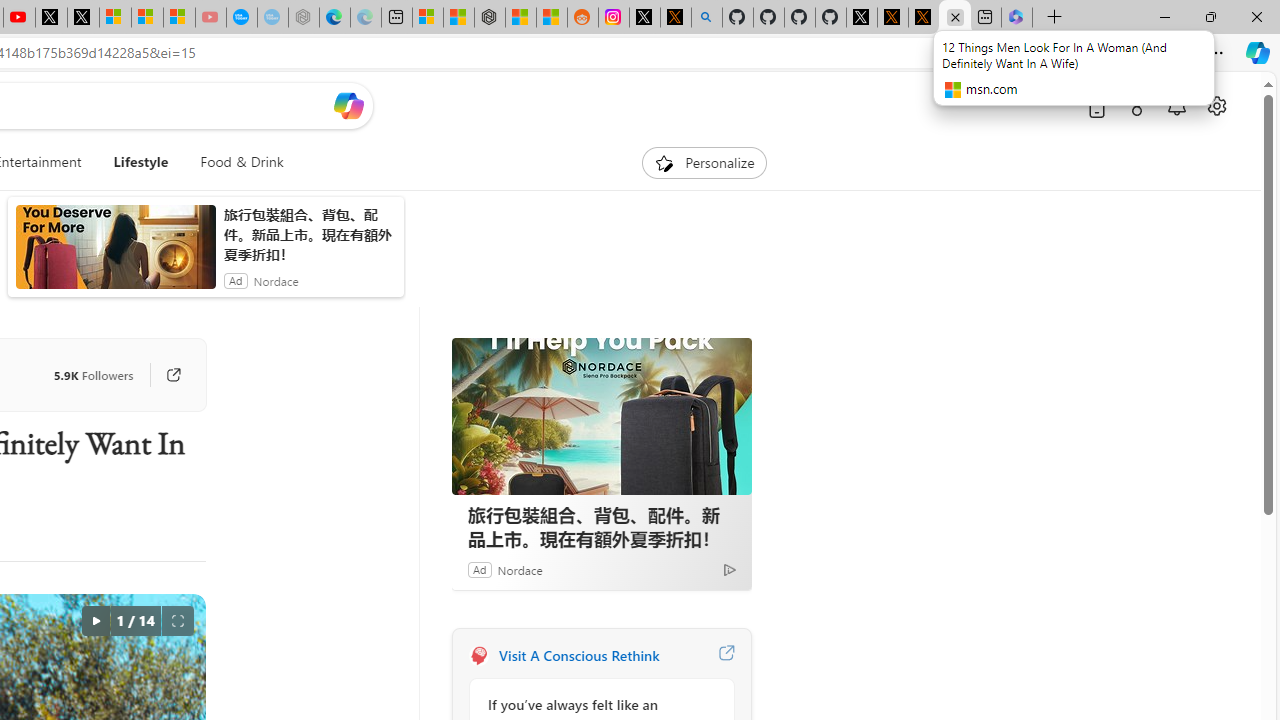  What do you see at coordinates (664, 161) in the screenshot?
I see `'To get missing image descriptions, open the context menu.'` at bounding box center [664, 161].